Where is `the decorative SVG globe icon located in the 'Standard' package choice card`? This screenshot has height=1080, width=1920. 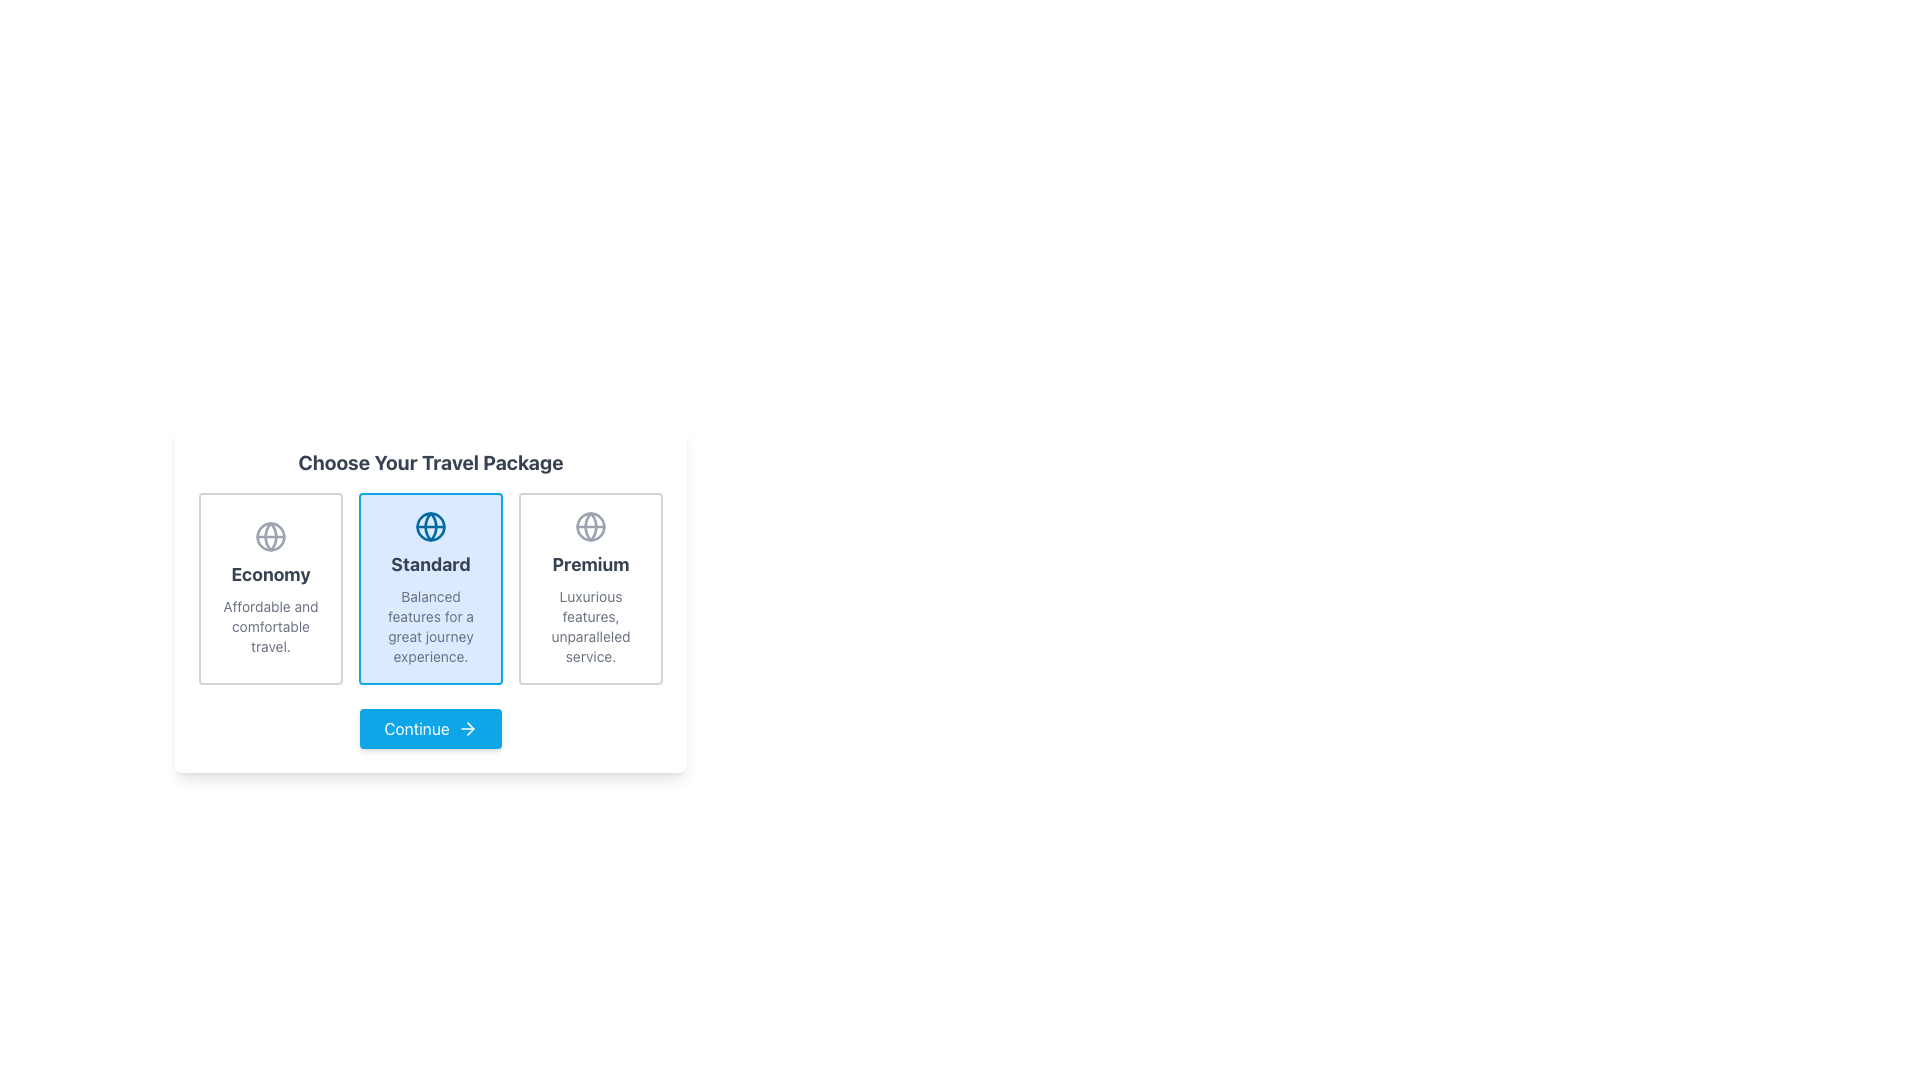 the decorative SVG globe icon located in the 'Standard' package choice card is located at coordinates (269, 535).